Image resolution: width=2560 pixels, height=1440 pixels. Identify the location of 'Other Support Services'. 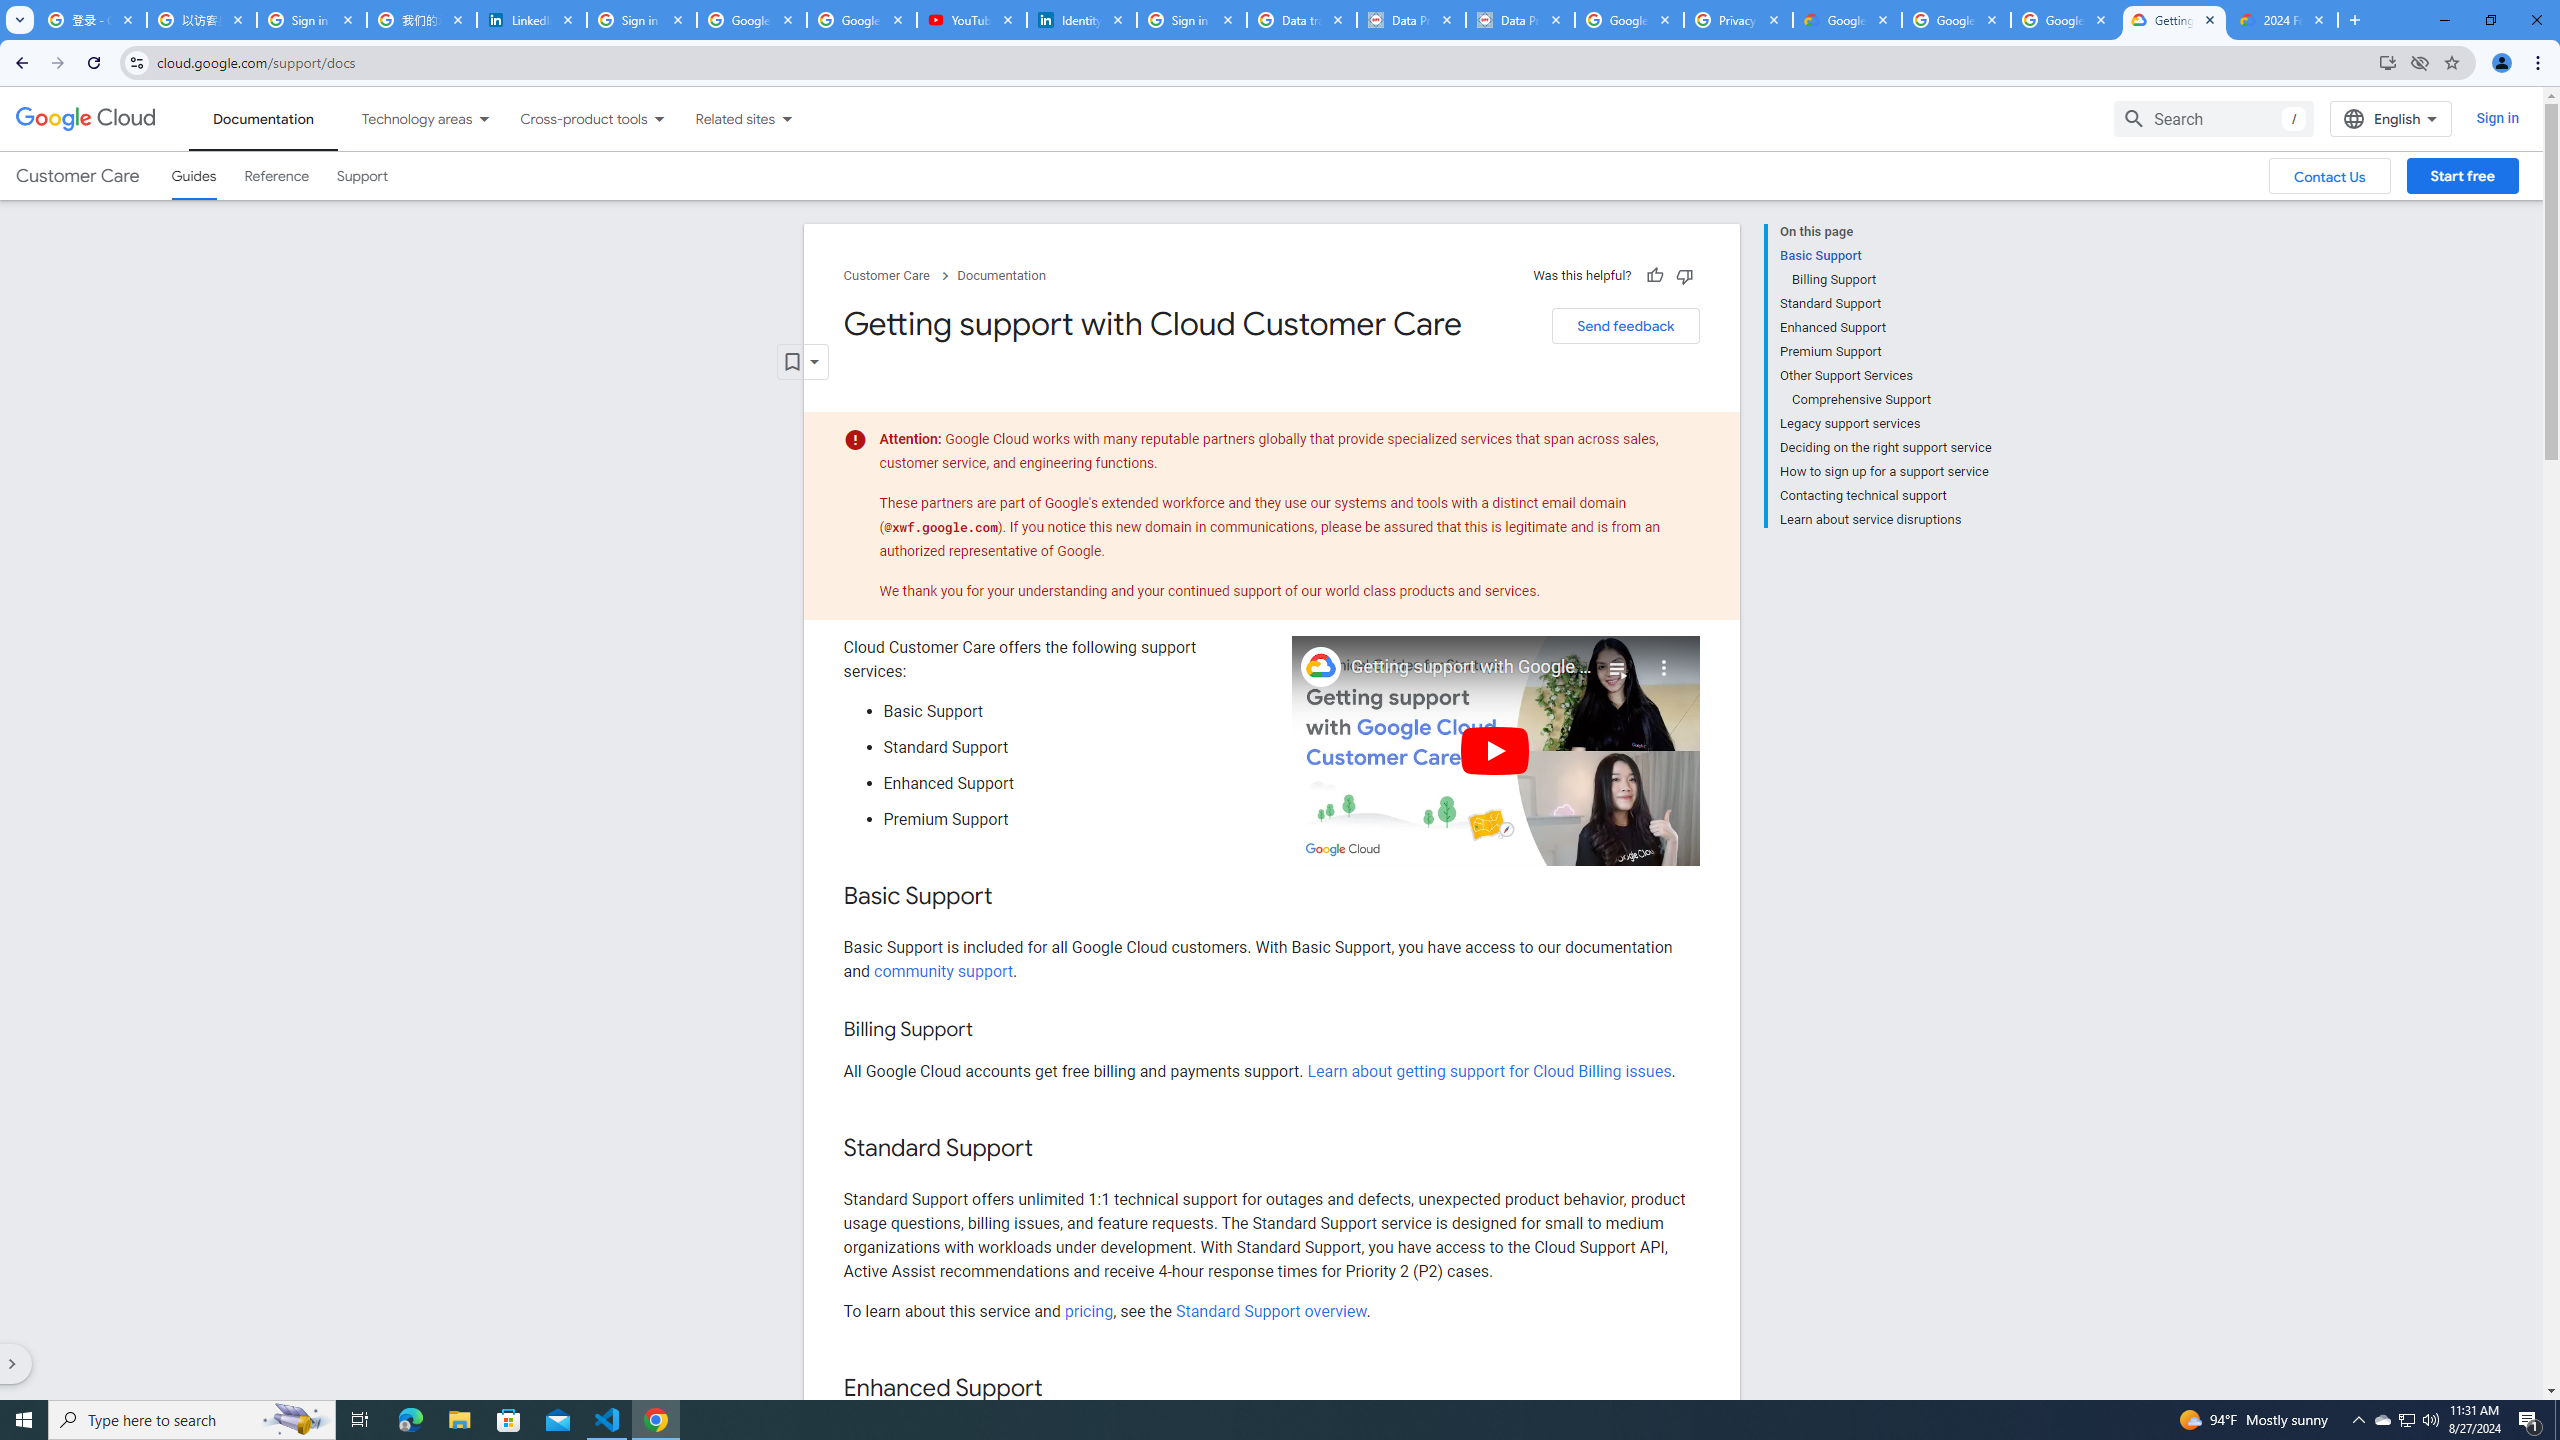
(1884, 375).